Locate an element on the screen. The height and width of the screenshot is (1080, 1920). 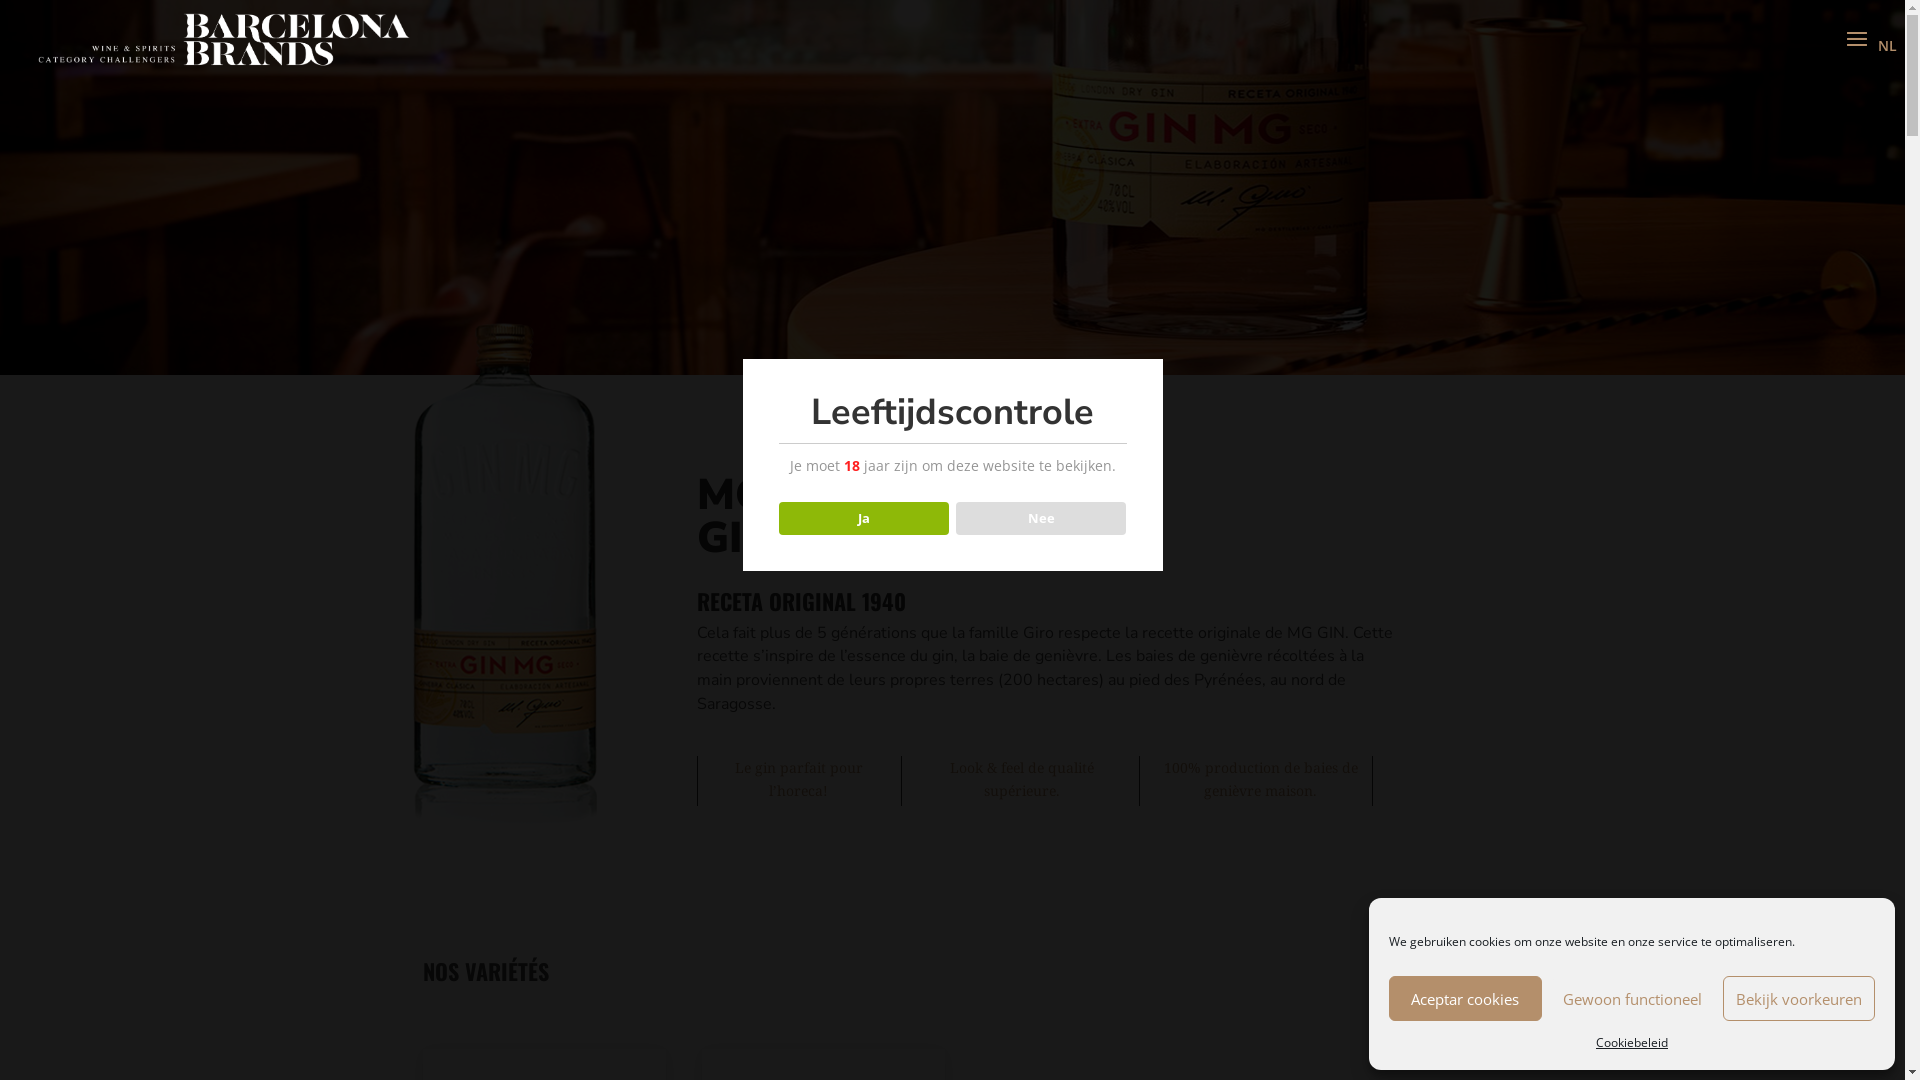
'Nee' is located at coordinates (1040, 518).